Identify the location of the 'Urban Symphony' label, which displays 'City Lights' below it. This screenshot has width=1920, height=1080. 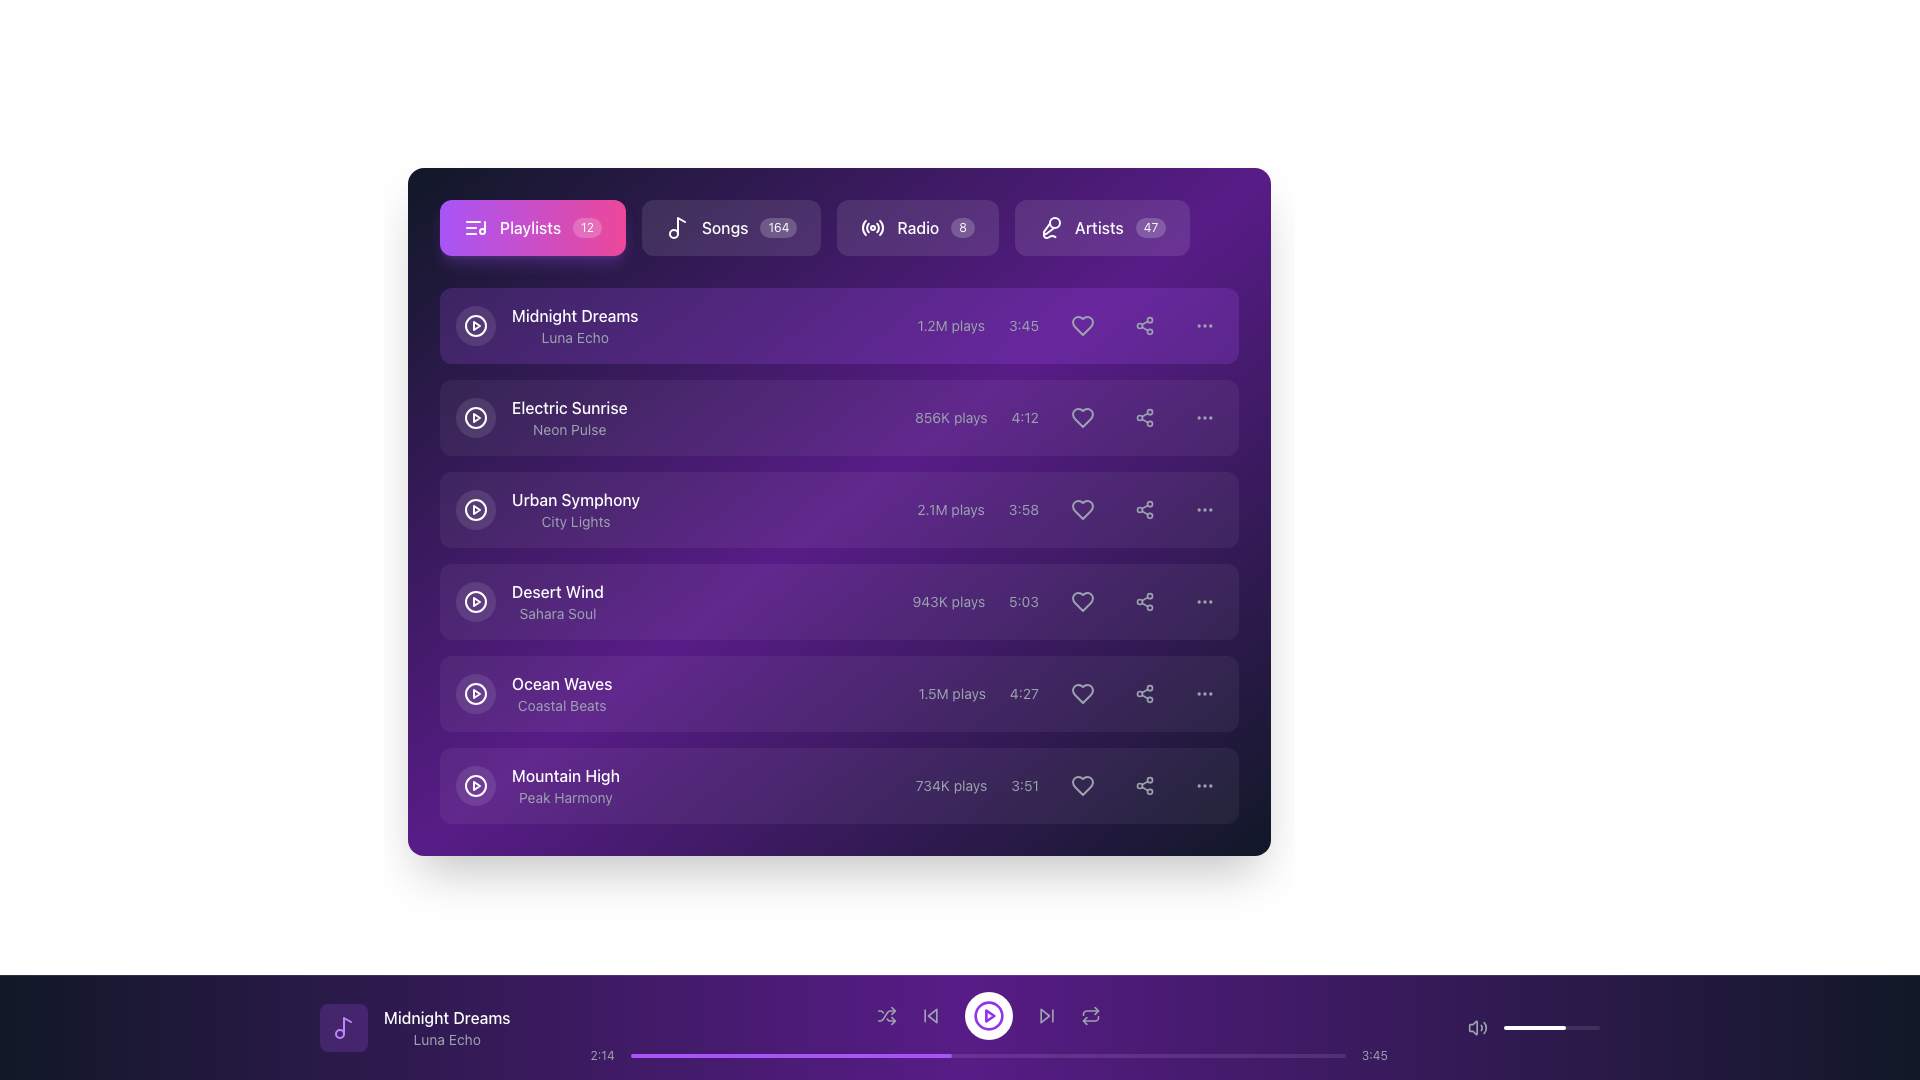
(575, 508).